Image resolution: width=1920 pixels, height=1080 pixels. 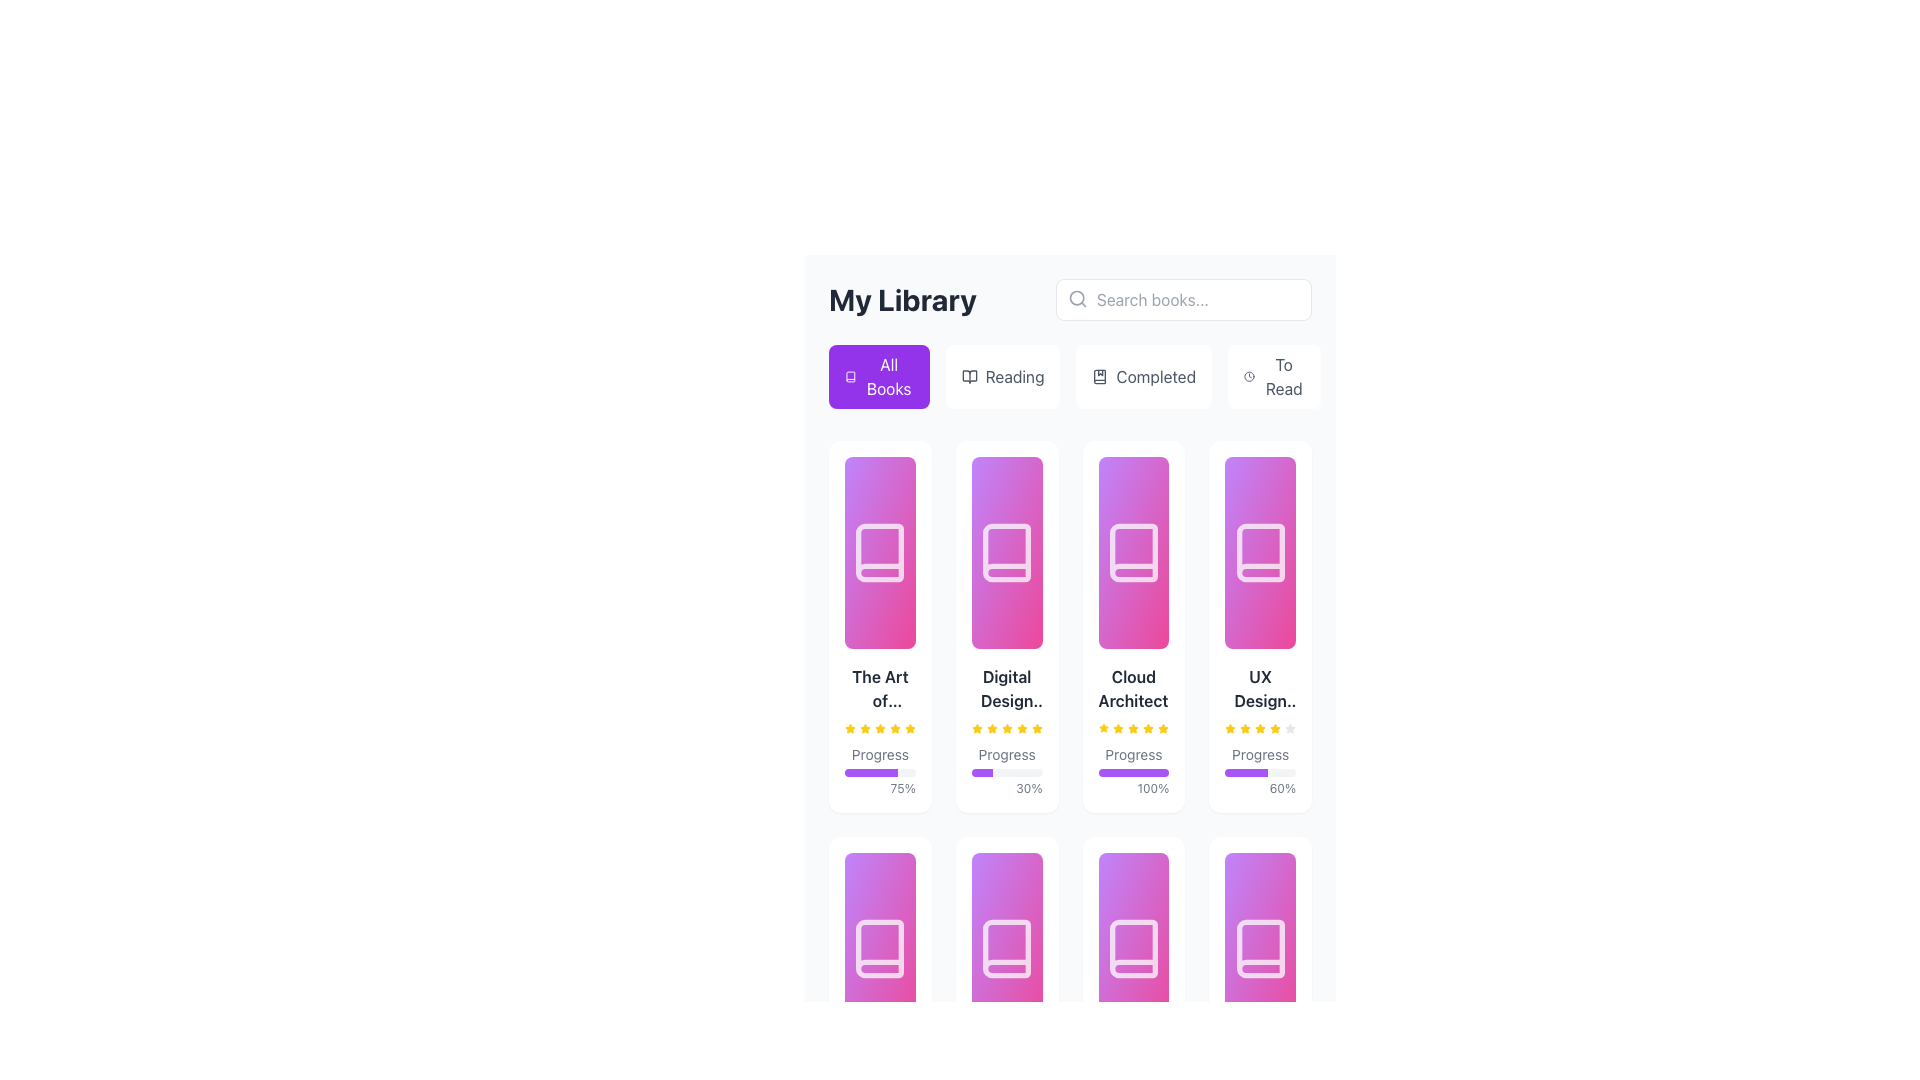 I want to click on the book icon representing 'UX Design' located in the fourth card of the first row under the 'My Library' header, so click(x=1259, y=552).